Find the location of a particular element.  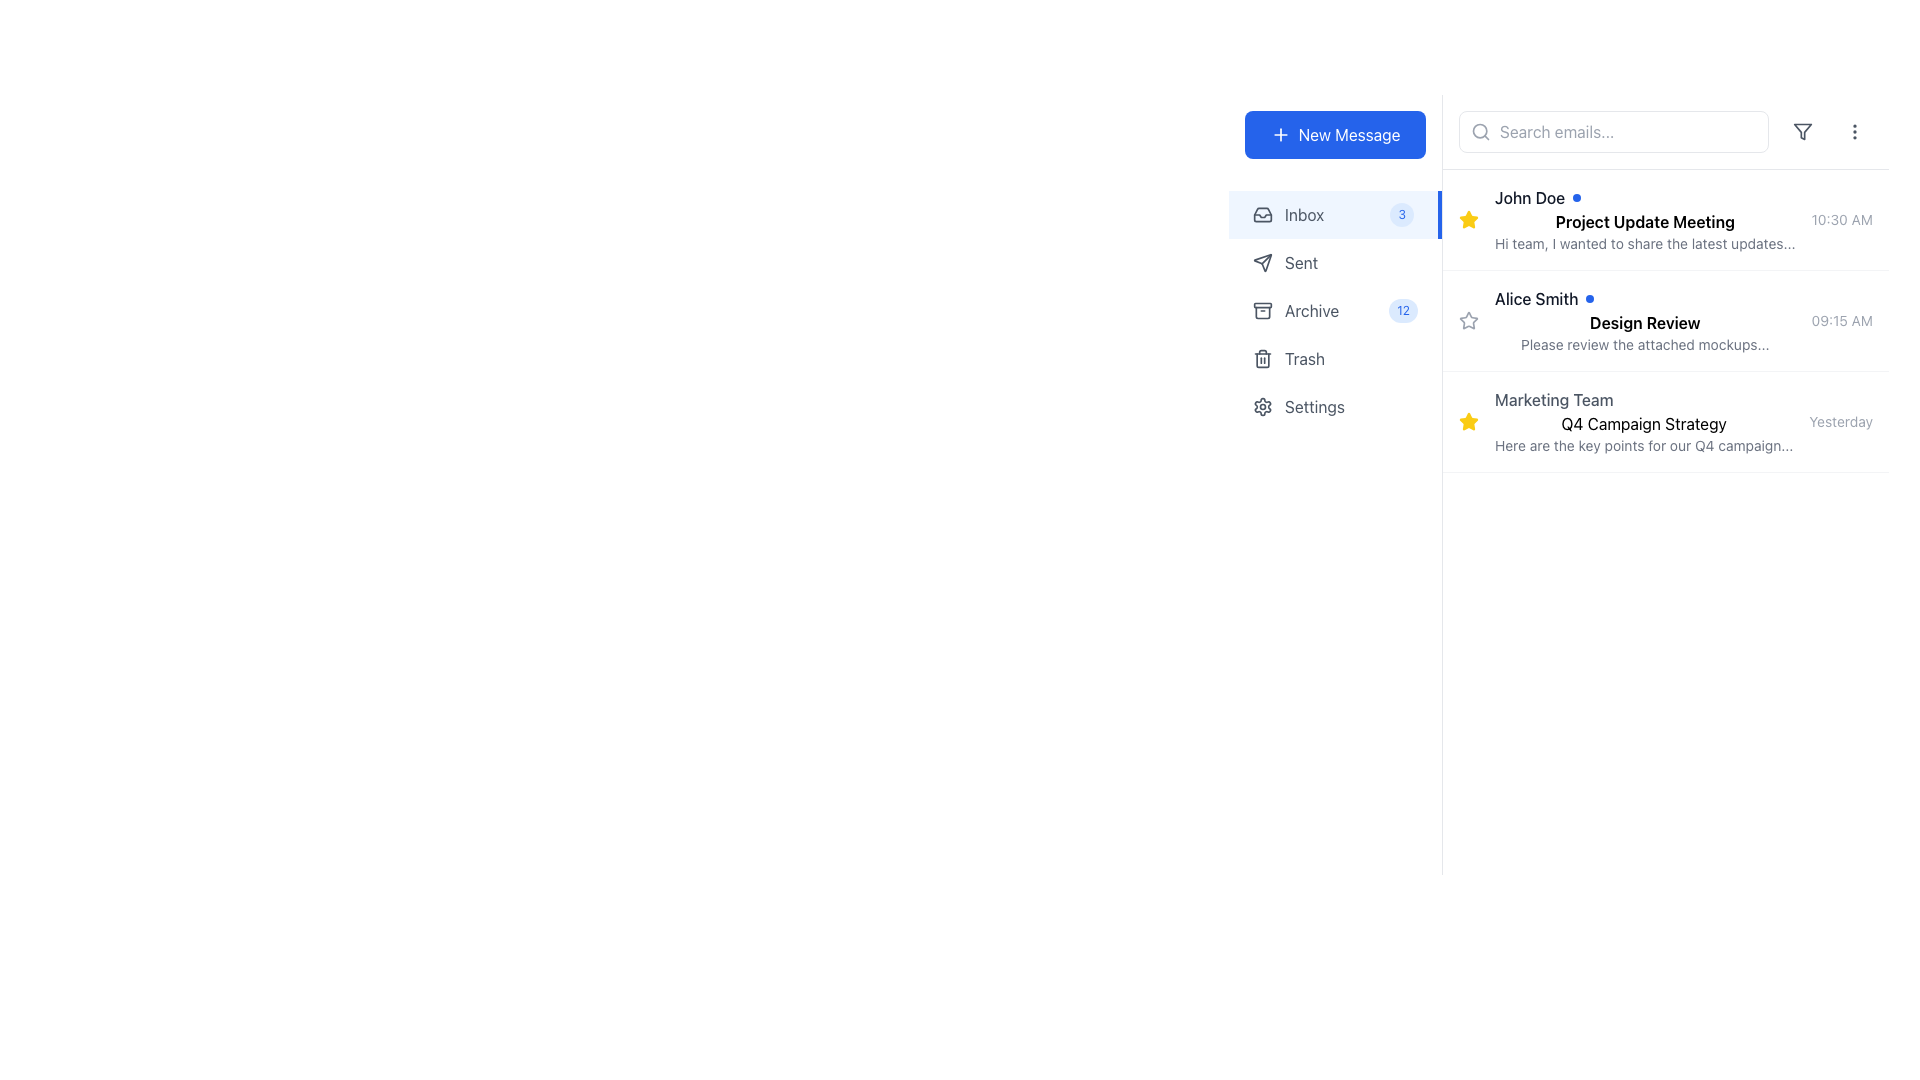

the star icon is located at coordinates (1468, 420).